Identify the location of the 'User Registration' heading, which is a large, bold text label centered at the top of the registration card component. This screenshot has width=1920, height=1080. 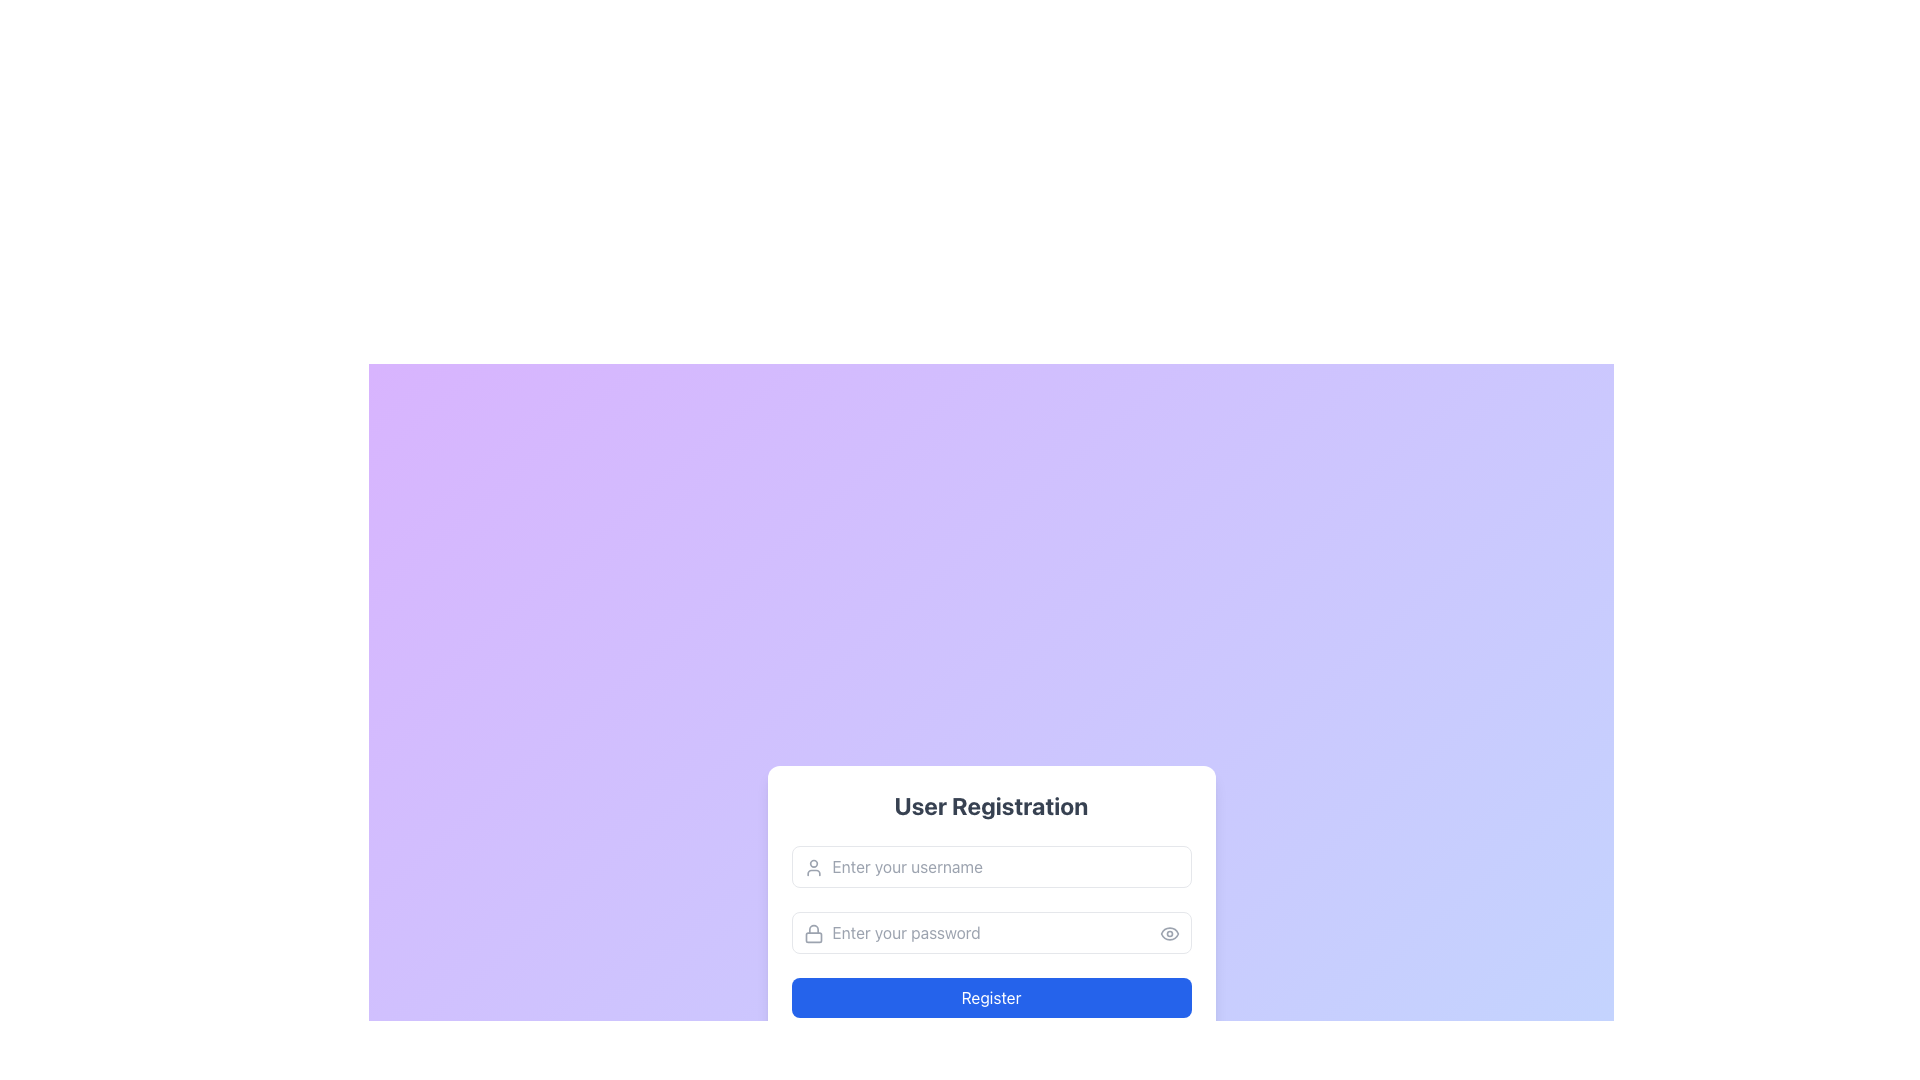
(991, 805).